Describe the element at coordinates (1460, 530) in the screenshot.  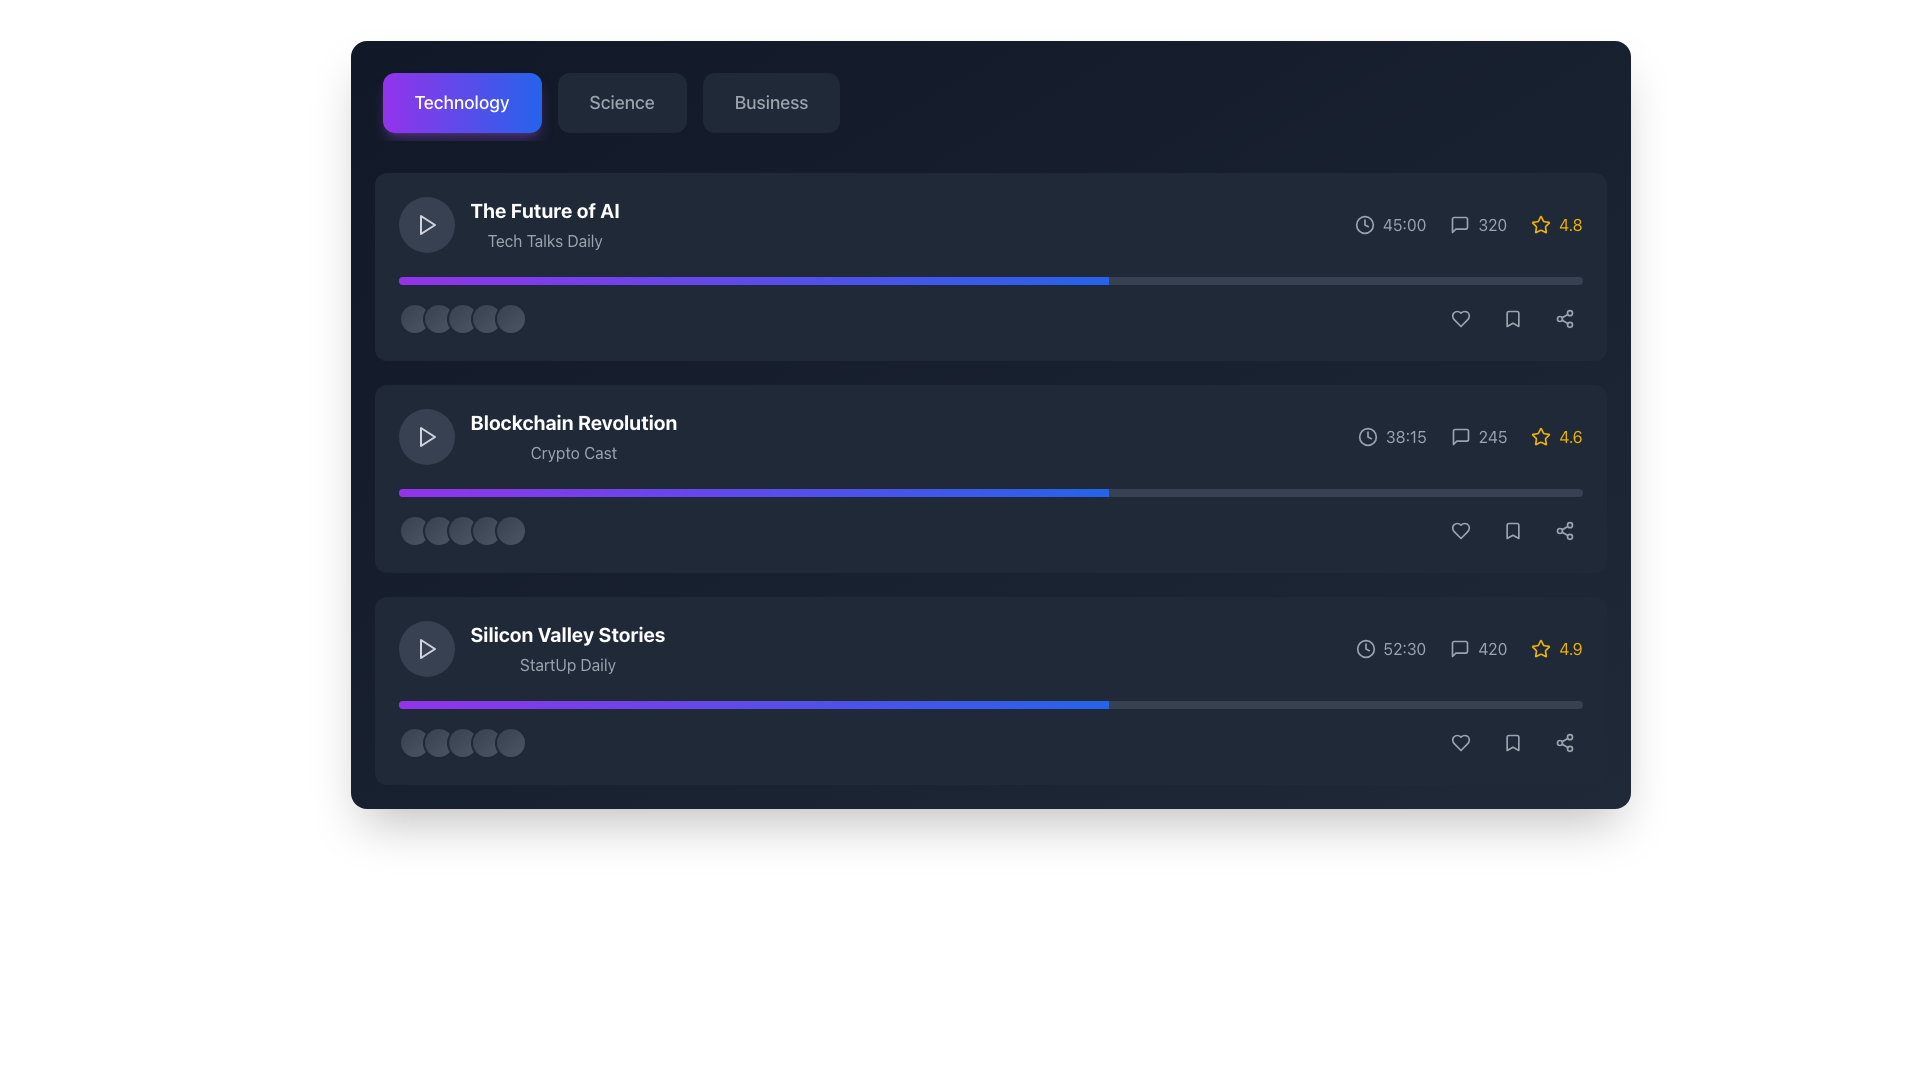
I see `the heart icon to like the item titled 'Blockchain Revolution' located in the second row of the list` at that location.